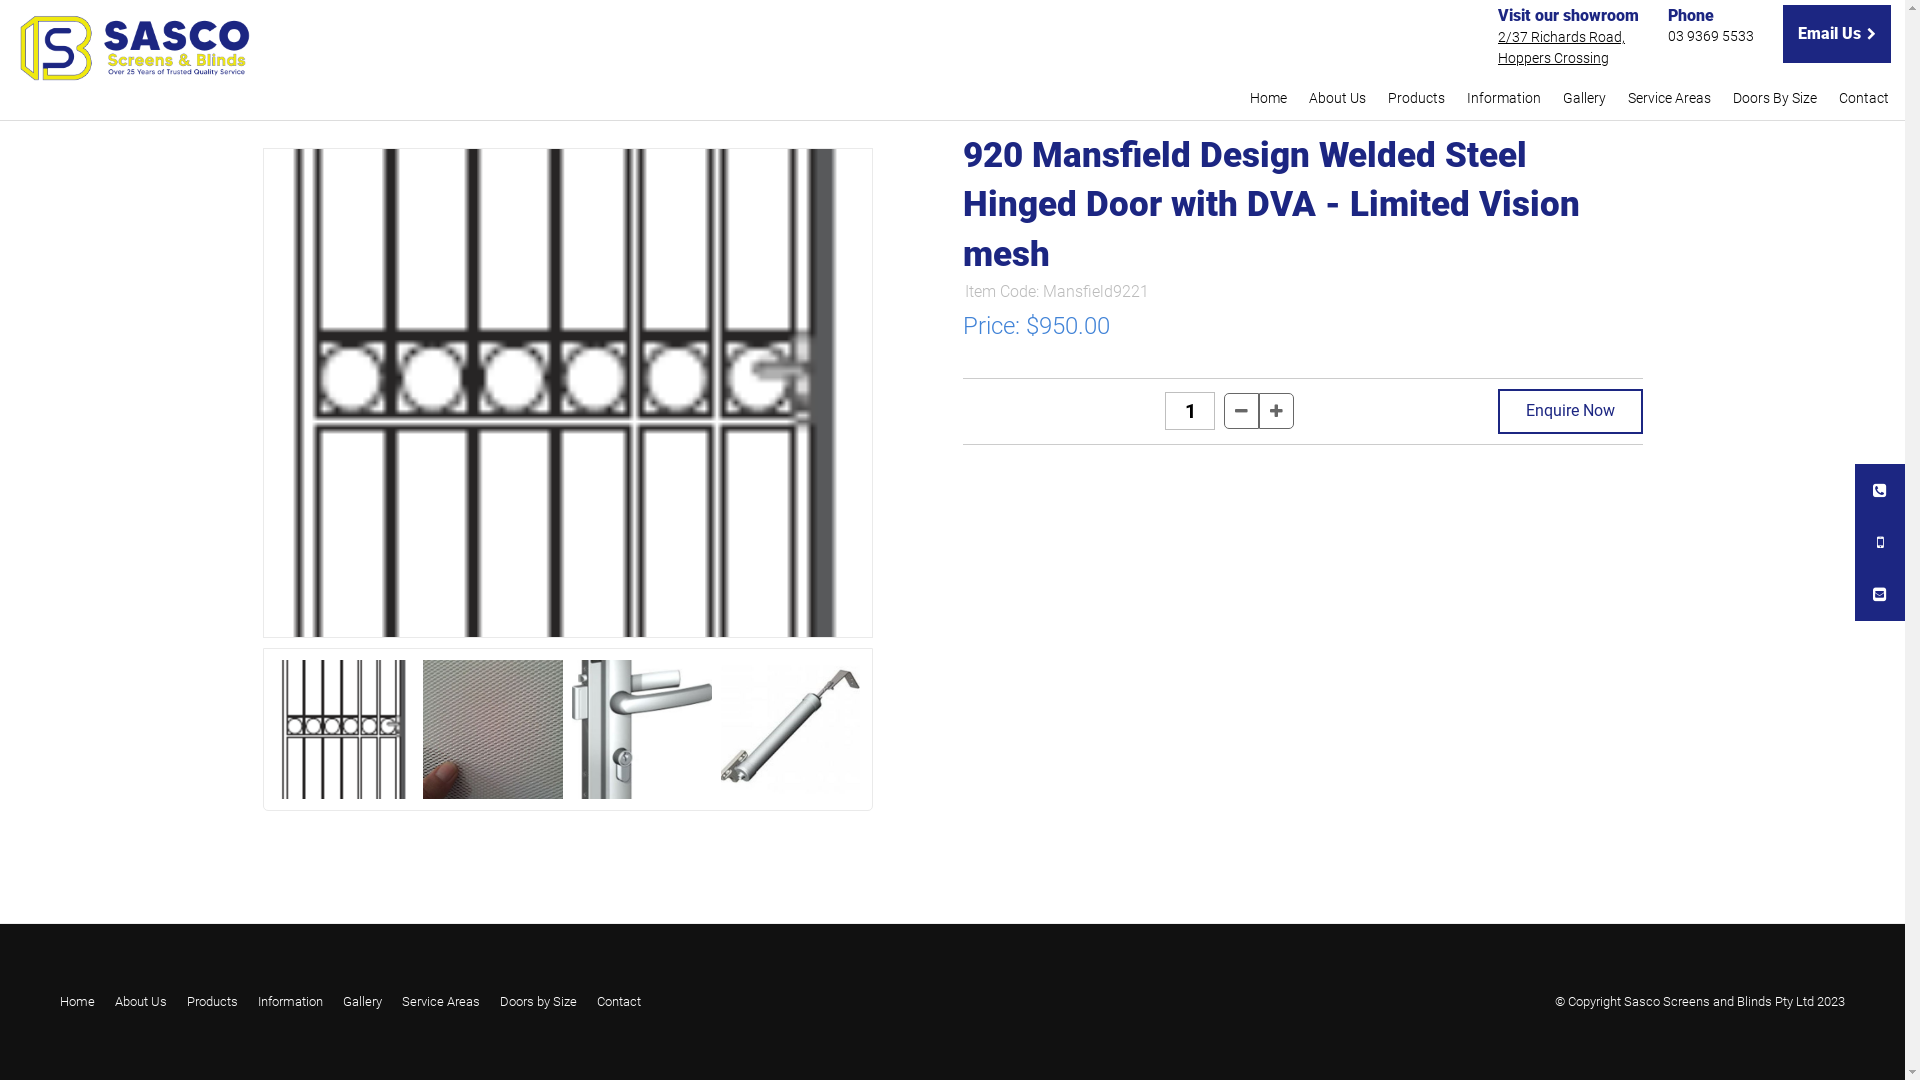 Image resolution: width=1920 pixels, height=1080 pixels. I want to click on 'Email Us', so click(1837, 34).